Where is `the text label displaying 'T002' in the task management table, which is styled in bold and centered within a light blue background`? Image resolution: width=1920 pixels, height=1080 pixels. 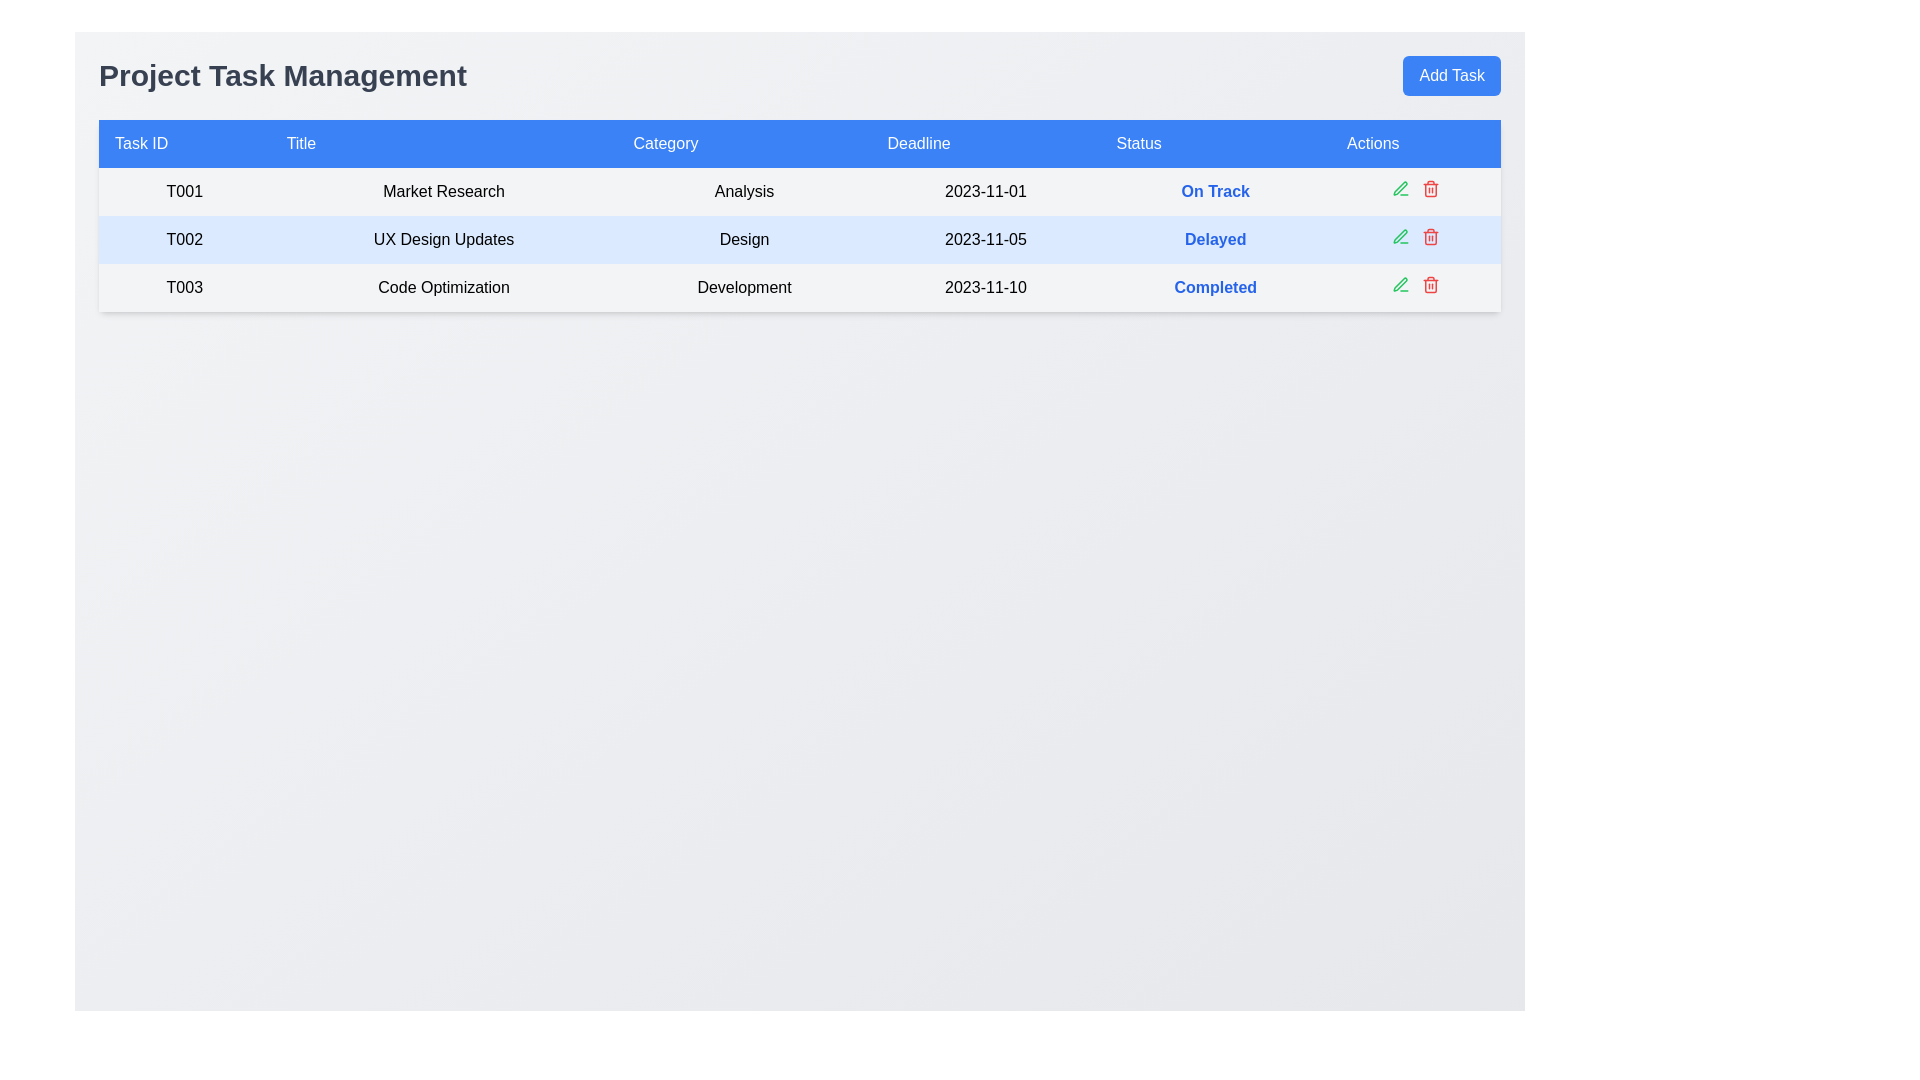 the text label displaying 'T002' in the task management table, which is styled in bold and centered within a light blue background is located at coordinates (184, 238).